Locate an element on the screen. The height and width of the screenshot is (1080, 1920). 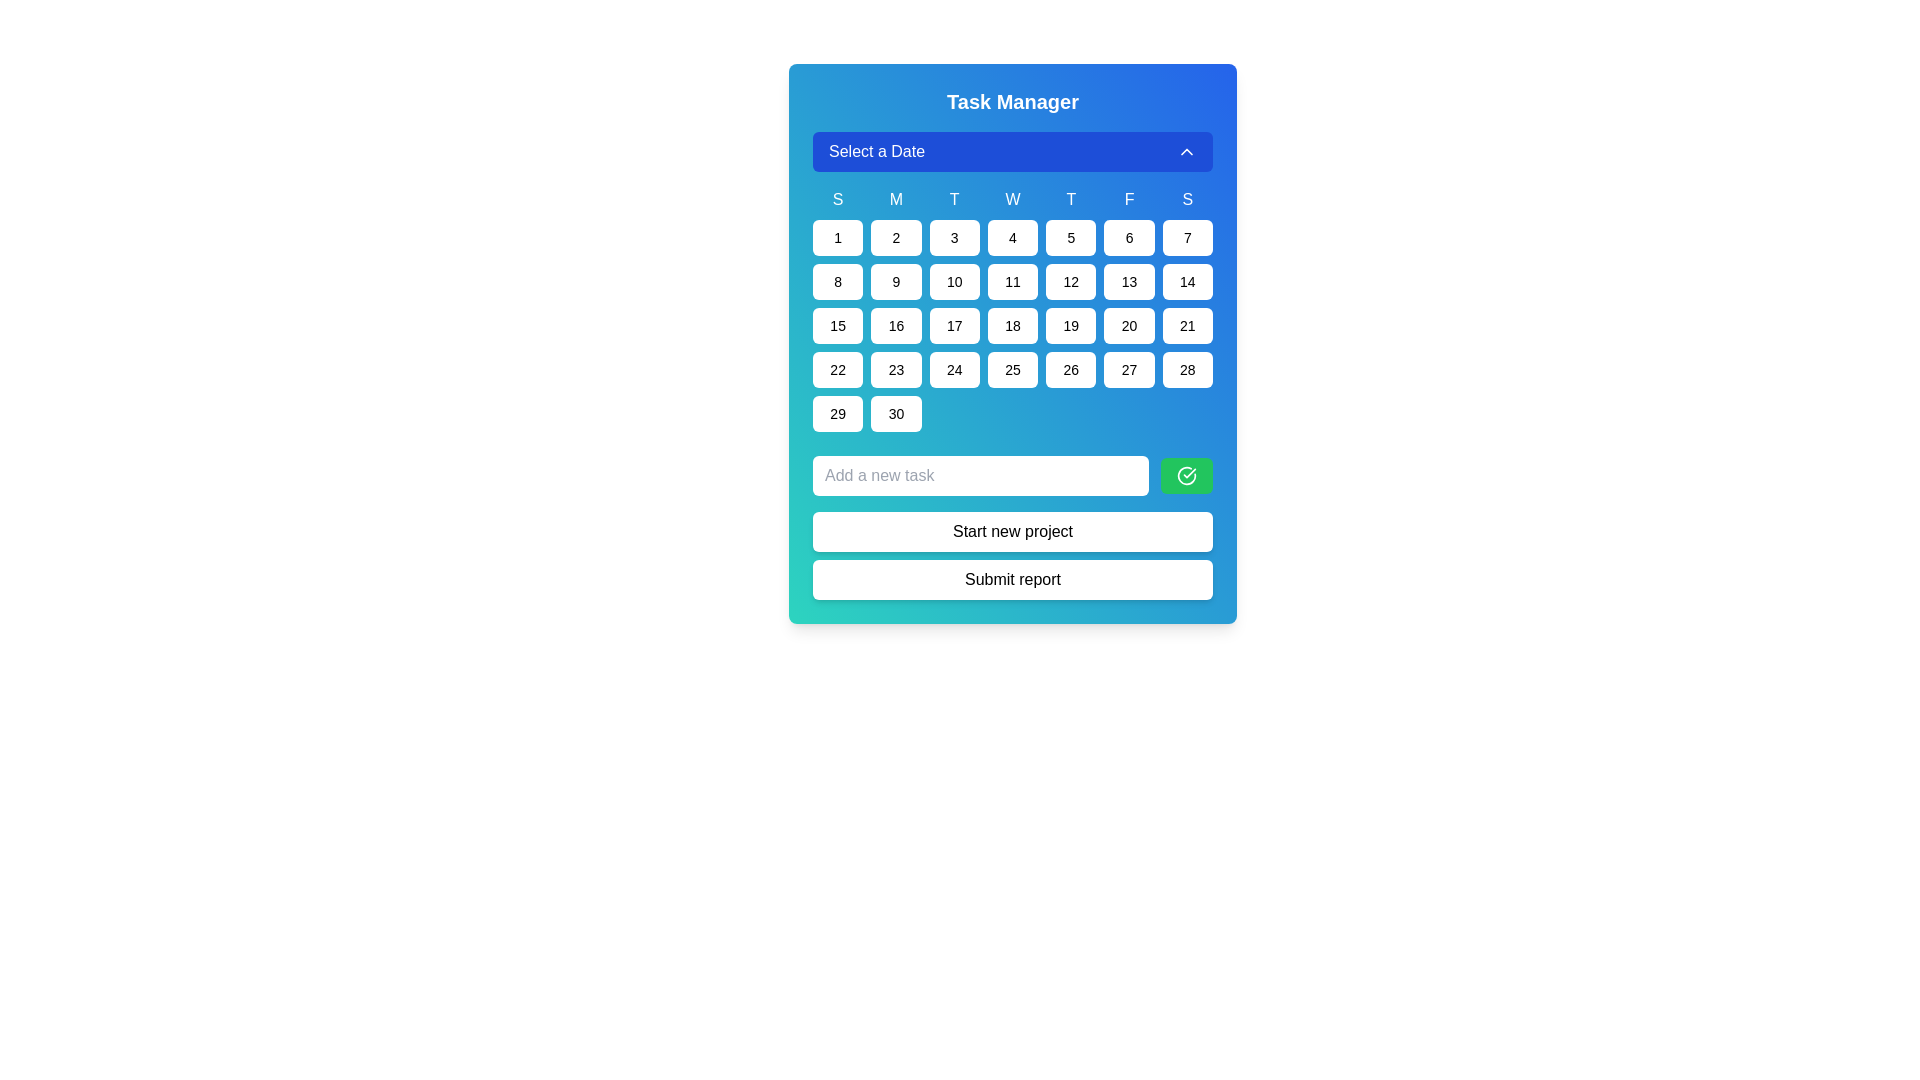
the selectable day button representing the date '24' in the calendar interface is located at coordinates (953, 370).